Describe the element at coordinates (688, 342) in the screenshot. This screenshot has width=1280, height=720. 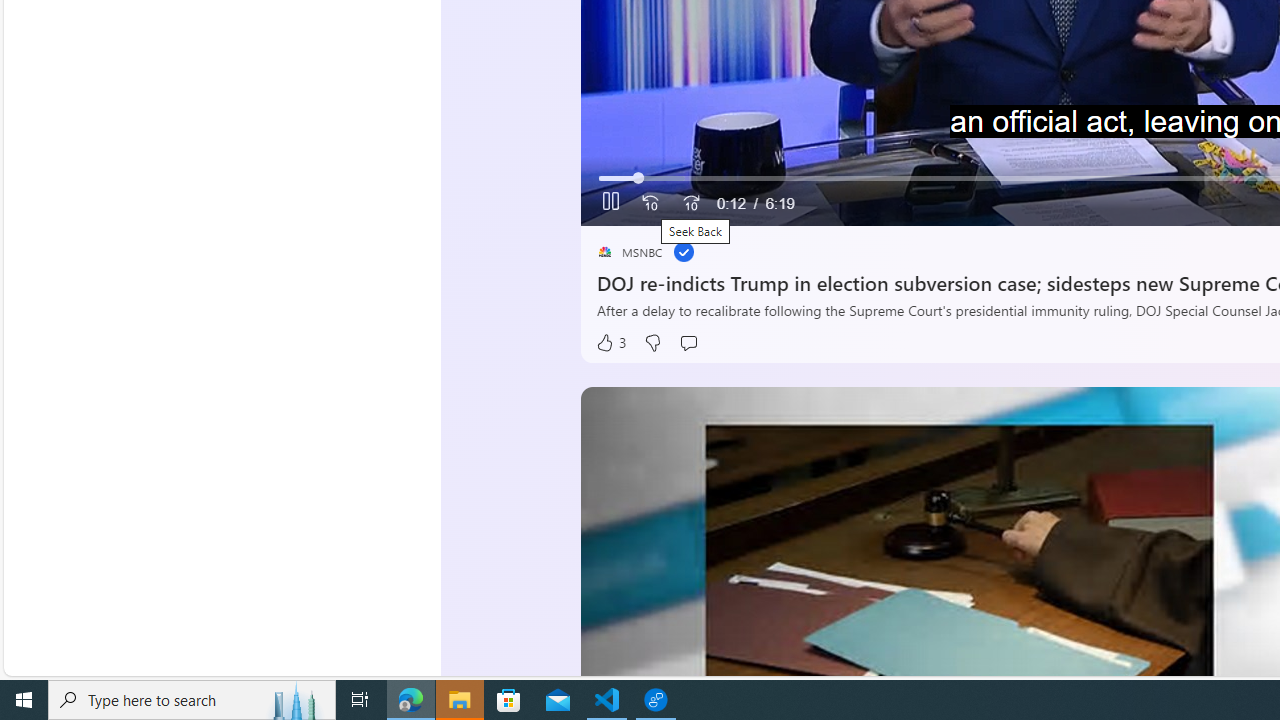
I see `'Start the conversation'` at that location.